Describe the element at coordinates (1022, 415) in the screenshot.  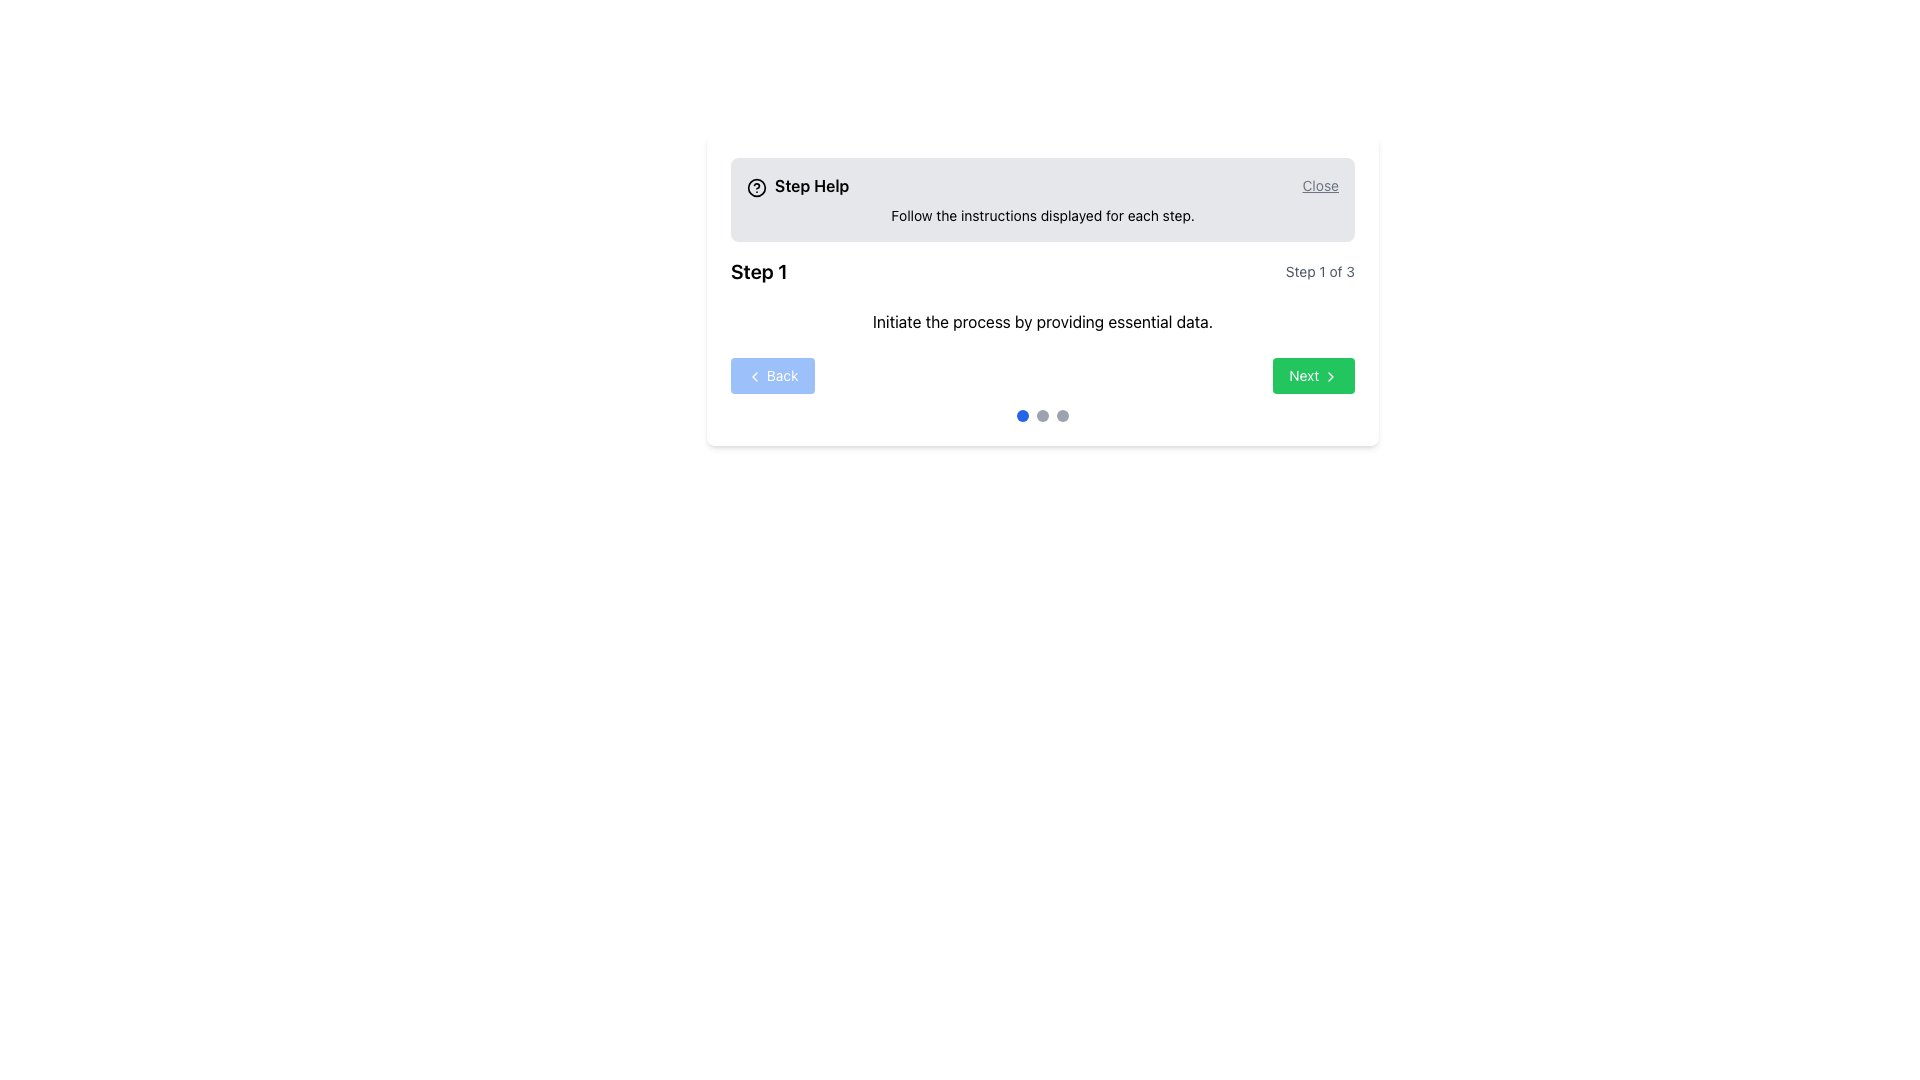
I see `the state of the first blue circular Dot indicator located among three indicators below the main content area` at that location.